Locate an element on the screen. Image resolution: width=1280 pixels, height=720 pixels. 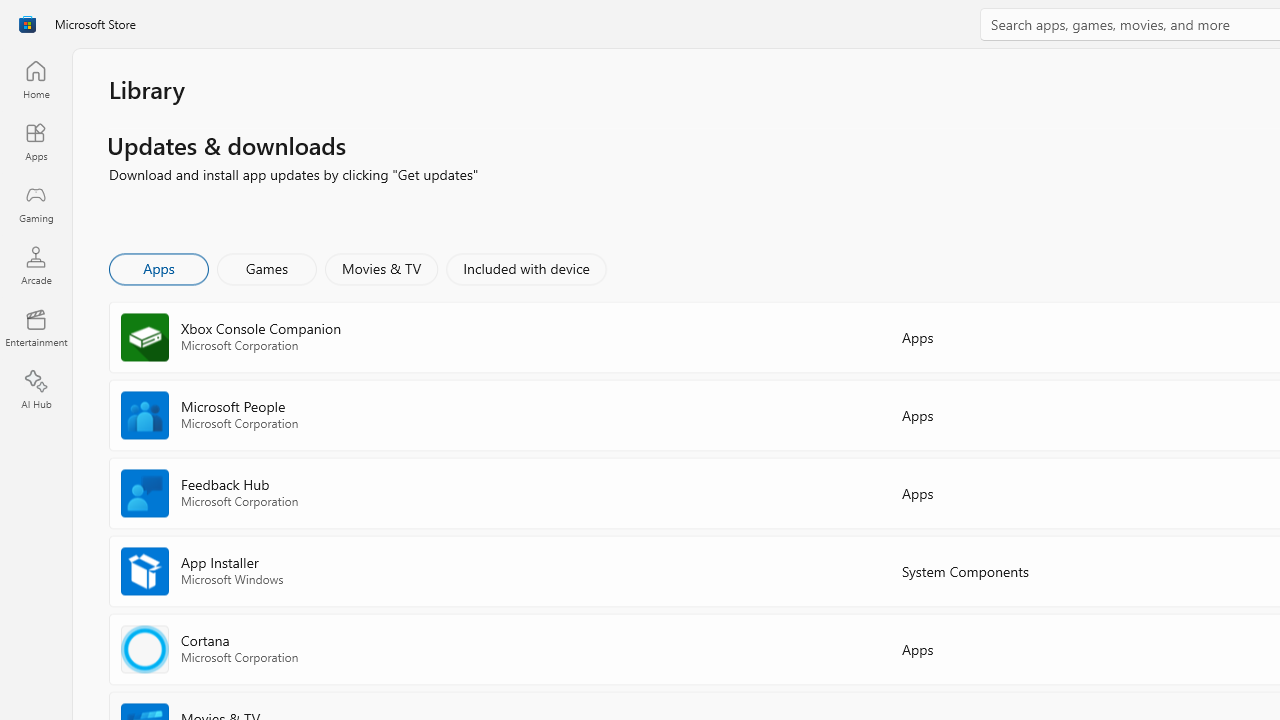
'Home' is located at coordinates (35, 78).